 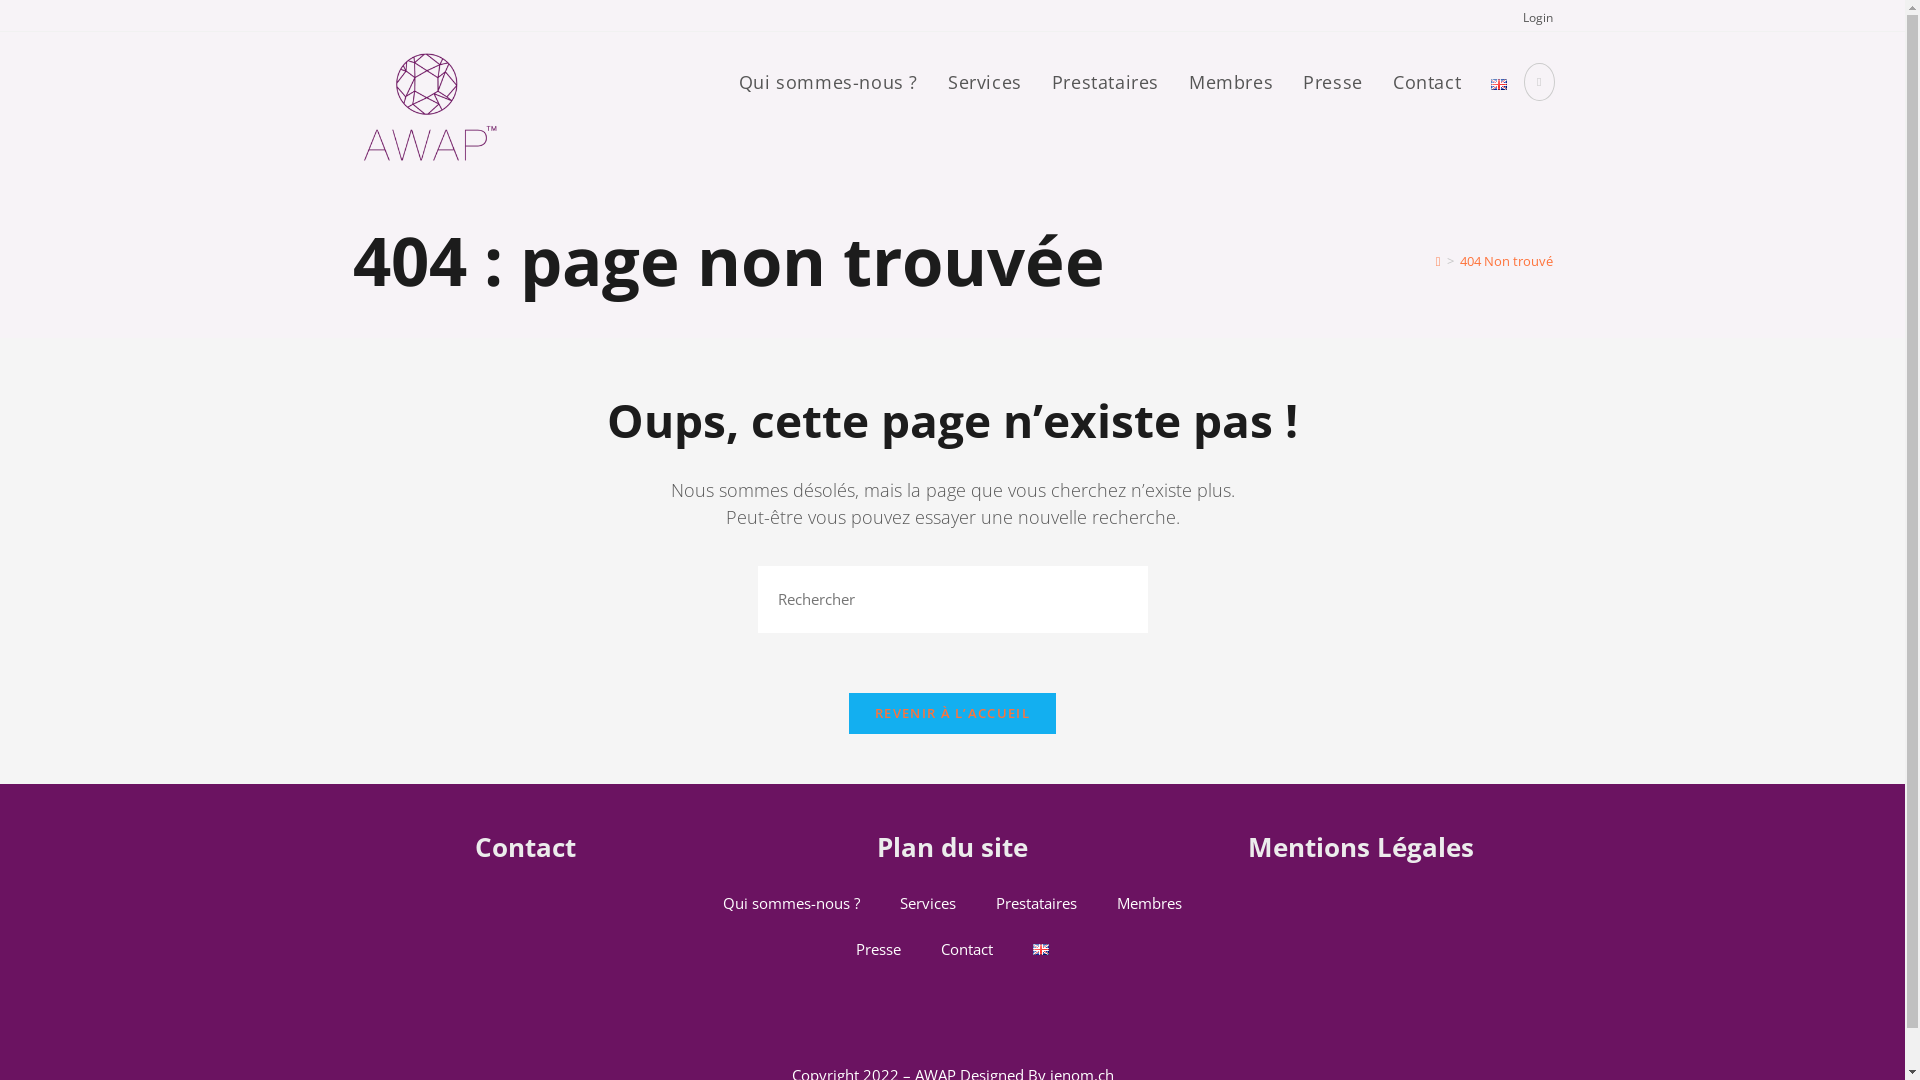 I want to click on 'Login', so click(x=1535, y=17).